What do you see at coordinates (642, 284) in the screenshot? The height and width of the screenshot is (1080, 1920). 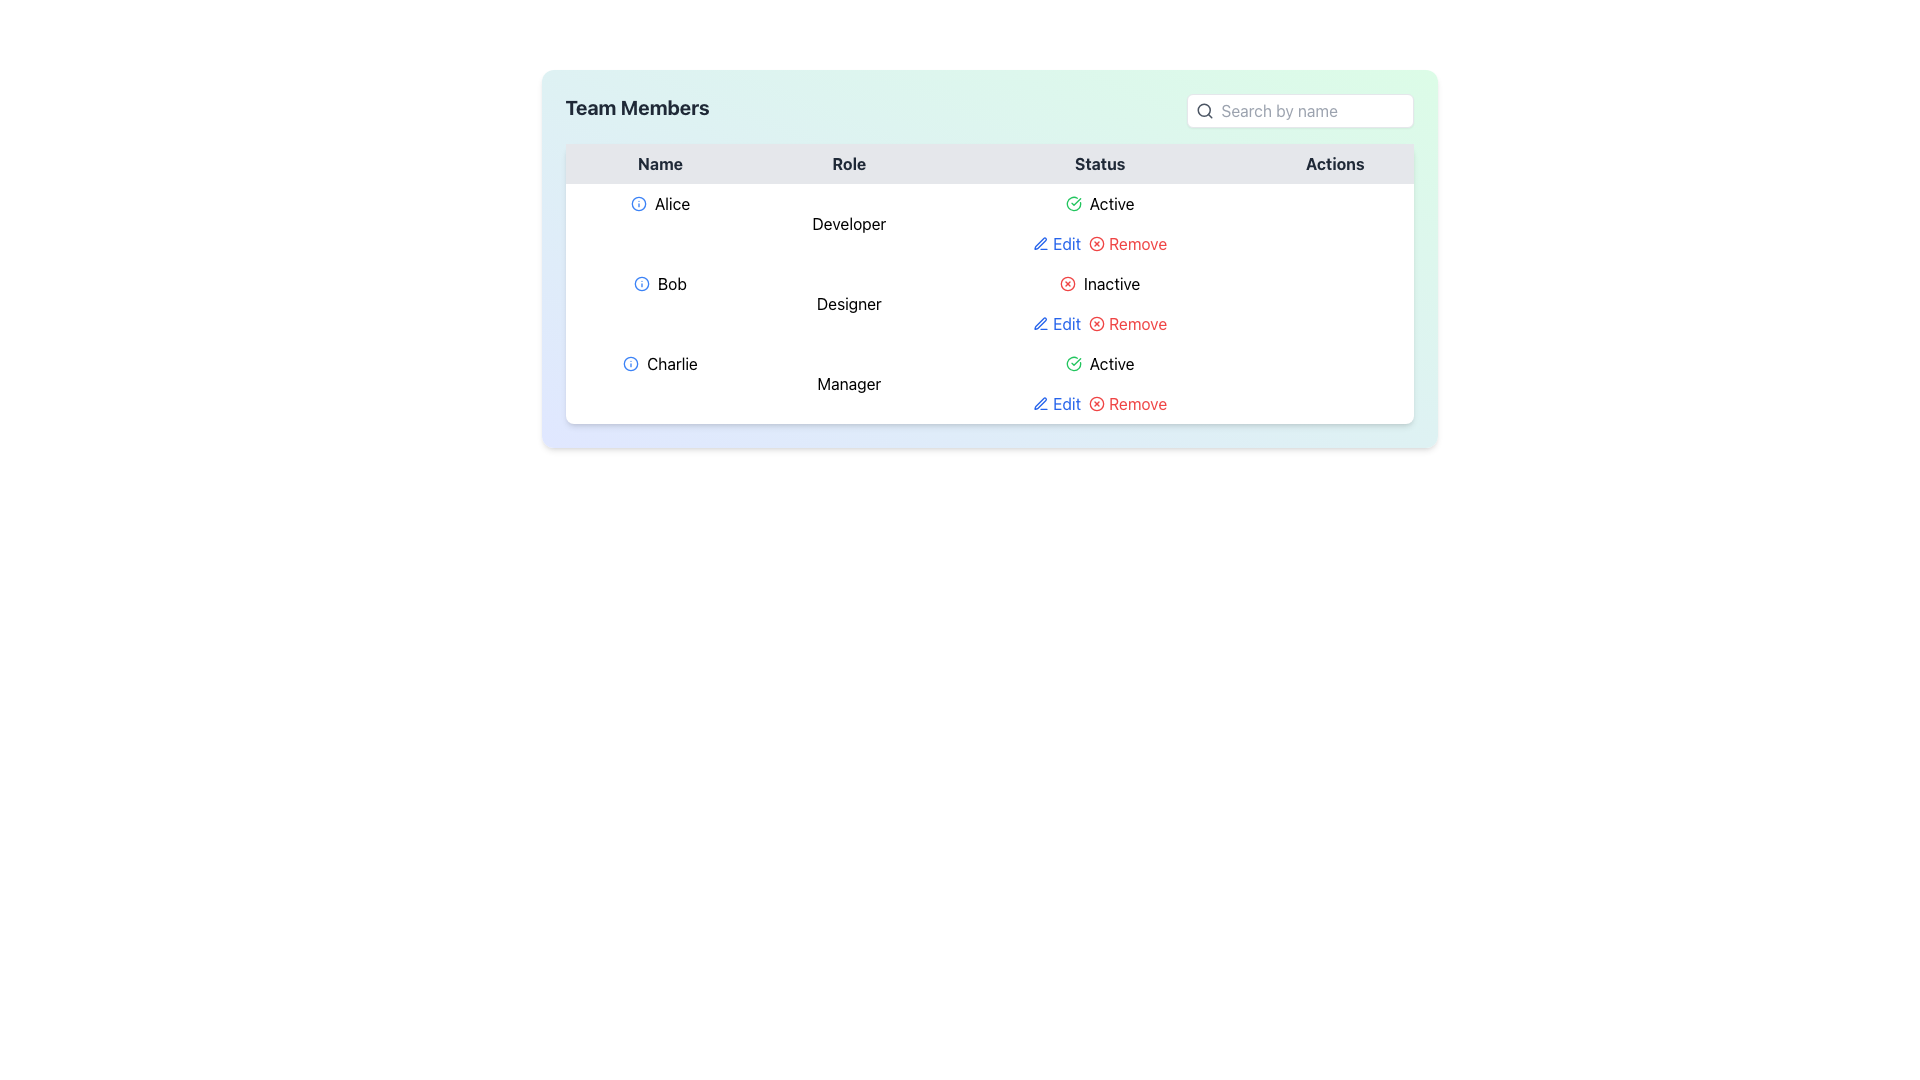 I see `the informational icon associated with the team member named 'Bob'` at bounding box center [642, 284].